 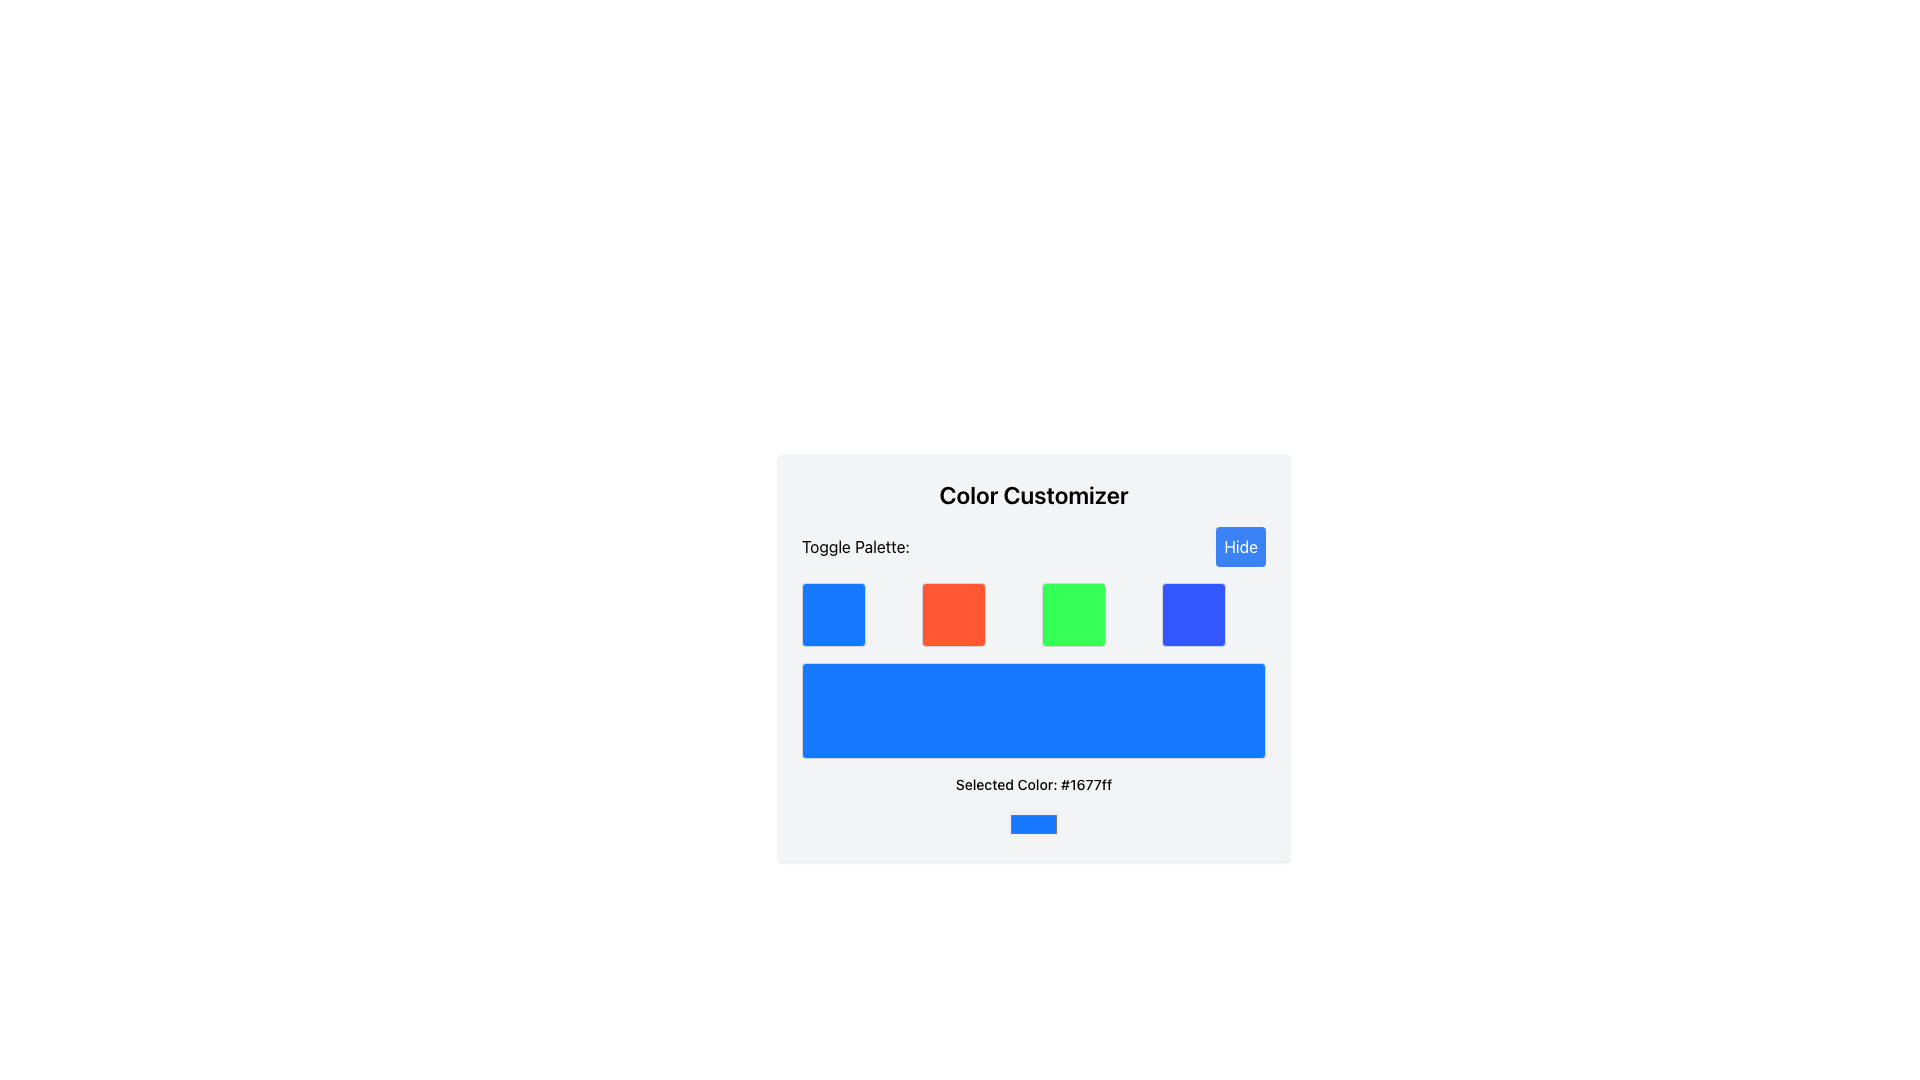 I want to click on one of the color swatches in the grid of four square-shaped color swatches, so click(x=1033, y=613).